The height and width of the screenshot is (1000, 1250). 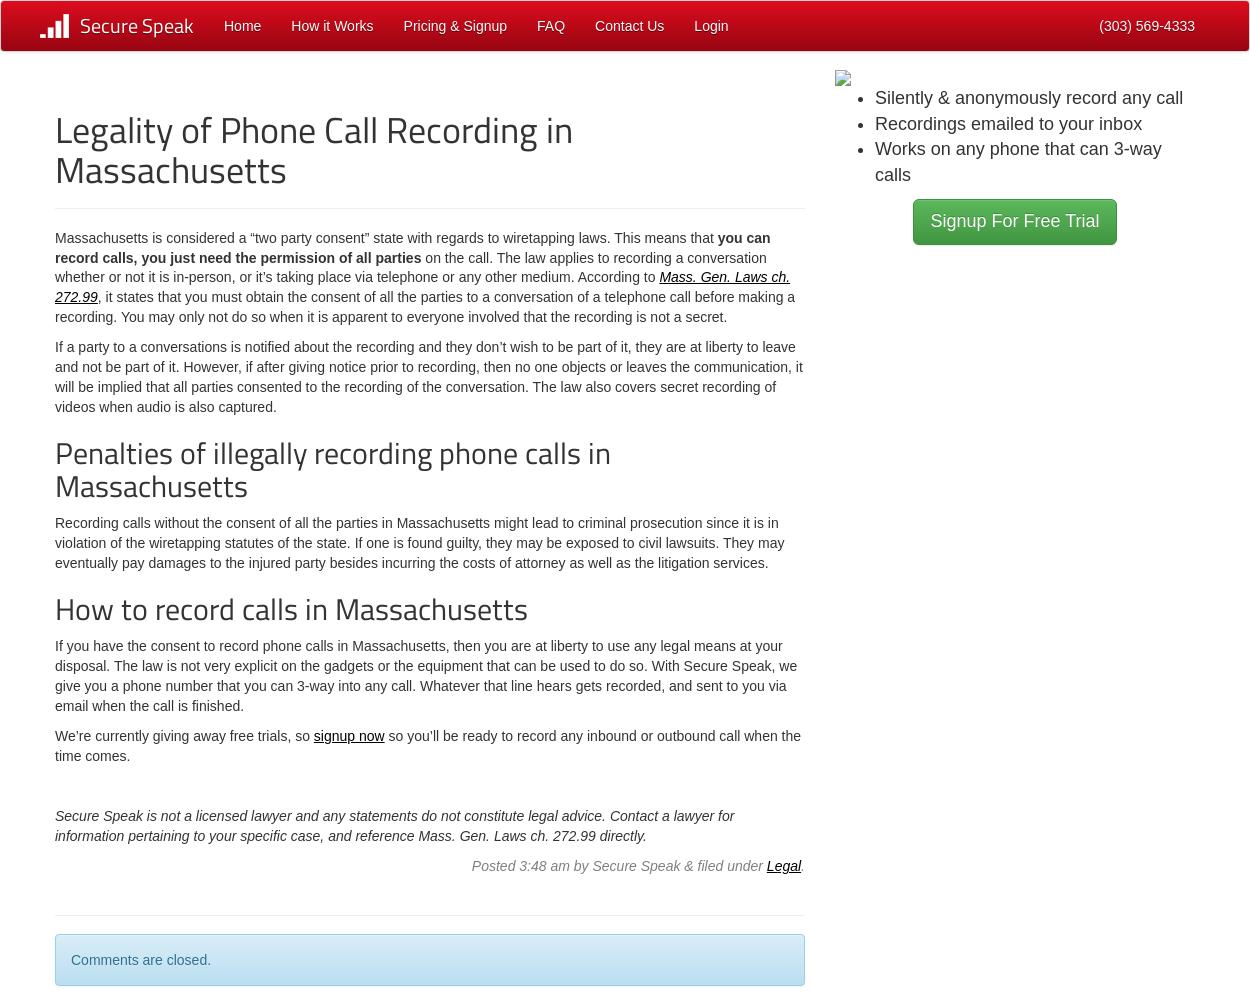 What do you see at coordinates (55, 608) in the screenshot?
I see `'How to record calls in Massachusetts'` at bounding box center [55, 608].